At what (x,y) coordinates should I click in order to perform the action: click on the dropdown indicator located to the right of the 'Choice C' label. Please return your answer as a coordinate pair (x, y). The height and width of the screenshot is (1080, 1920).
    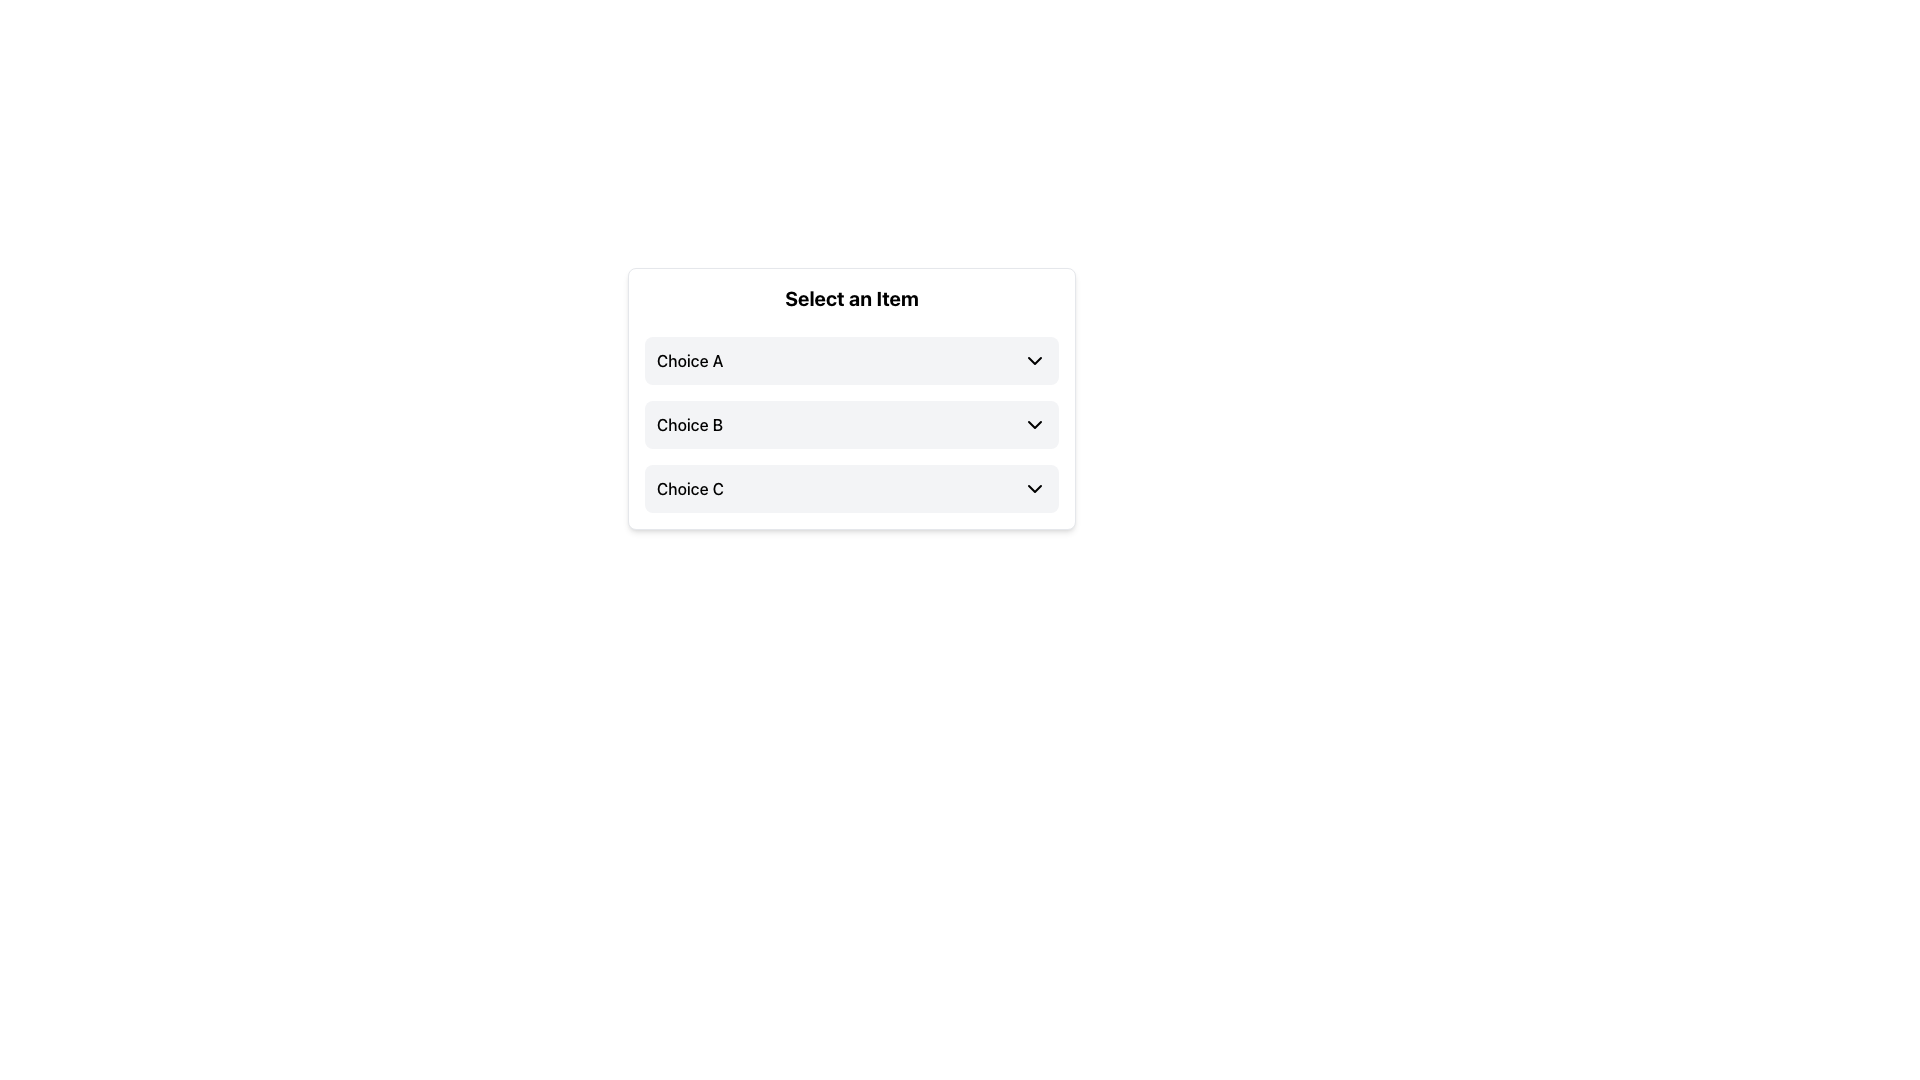
    Looking at the image, I should click on (1035, 489).